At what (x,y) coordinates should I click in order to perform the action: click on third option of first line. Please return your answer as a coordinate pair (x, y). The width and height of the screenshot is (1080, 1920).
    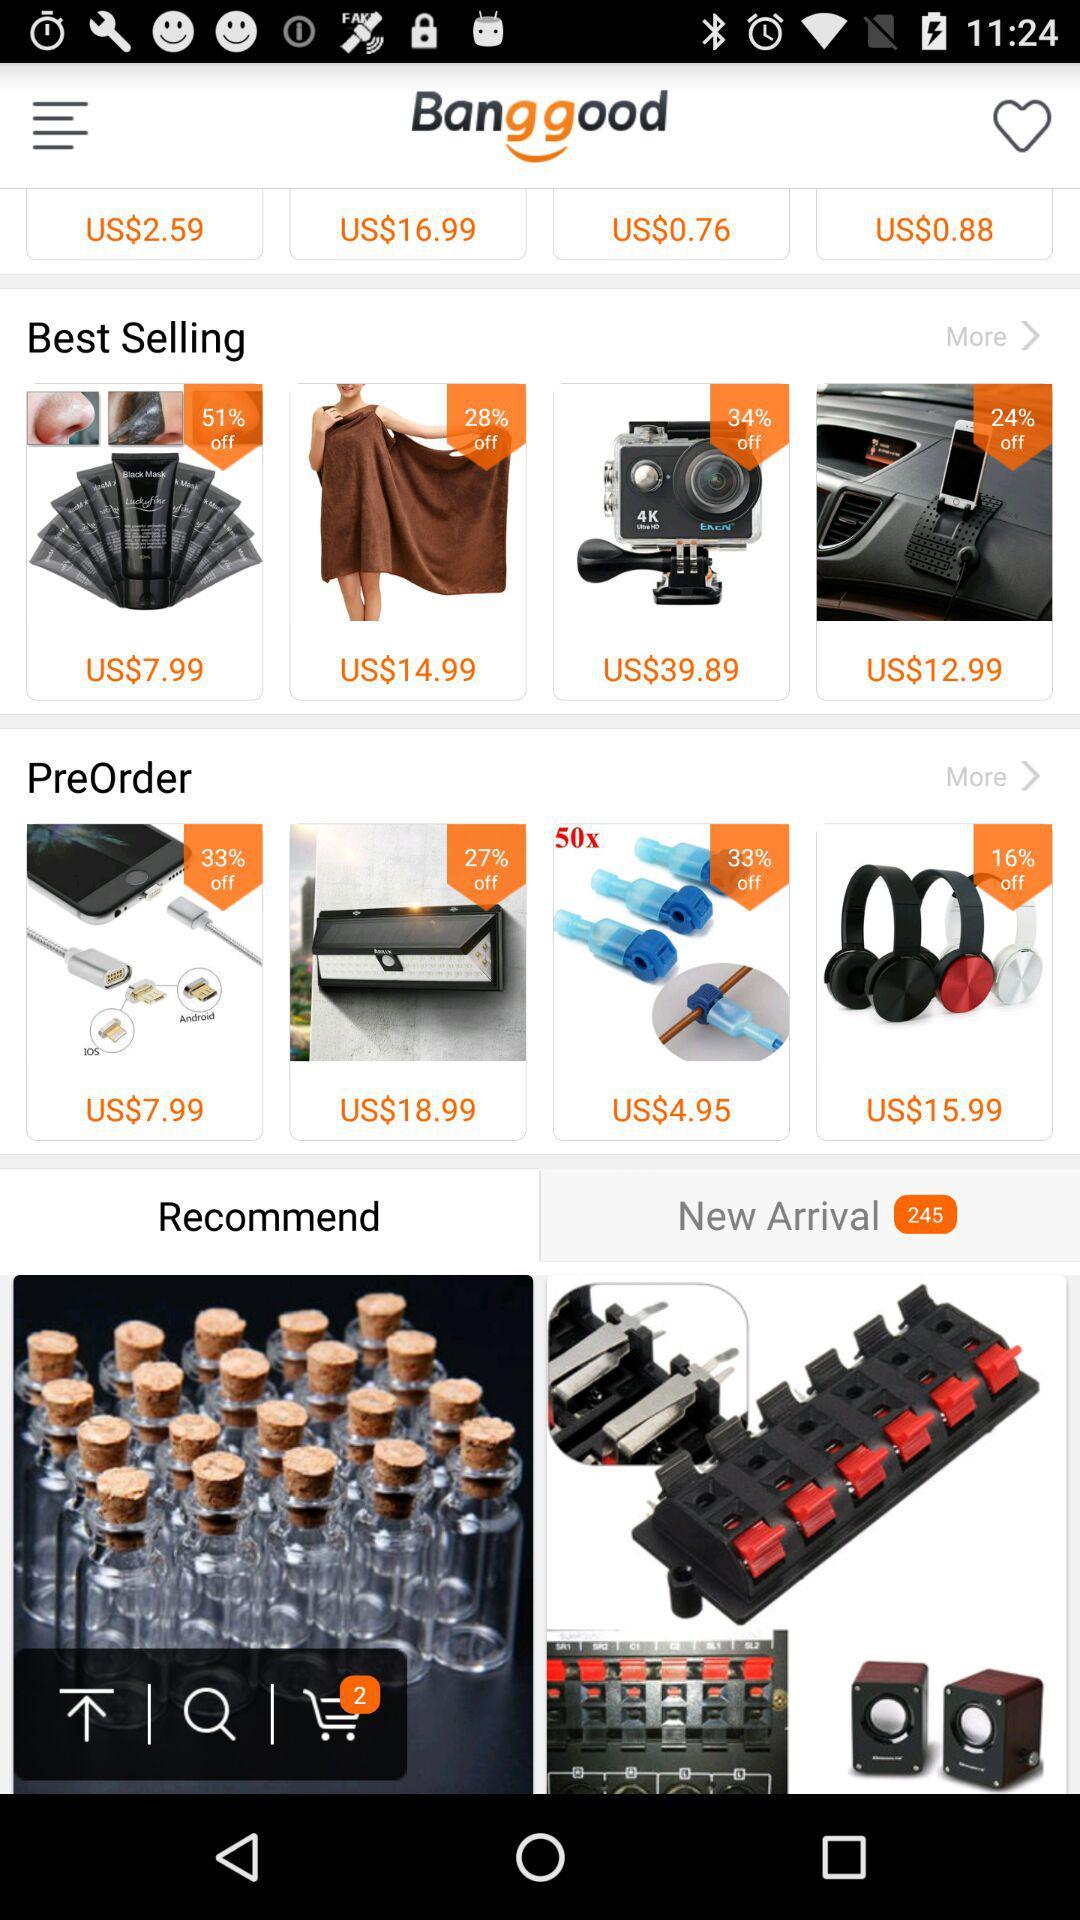
    Looking at the image, I should click on (671, 542).